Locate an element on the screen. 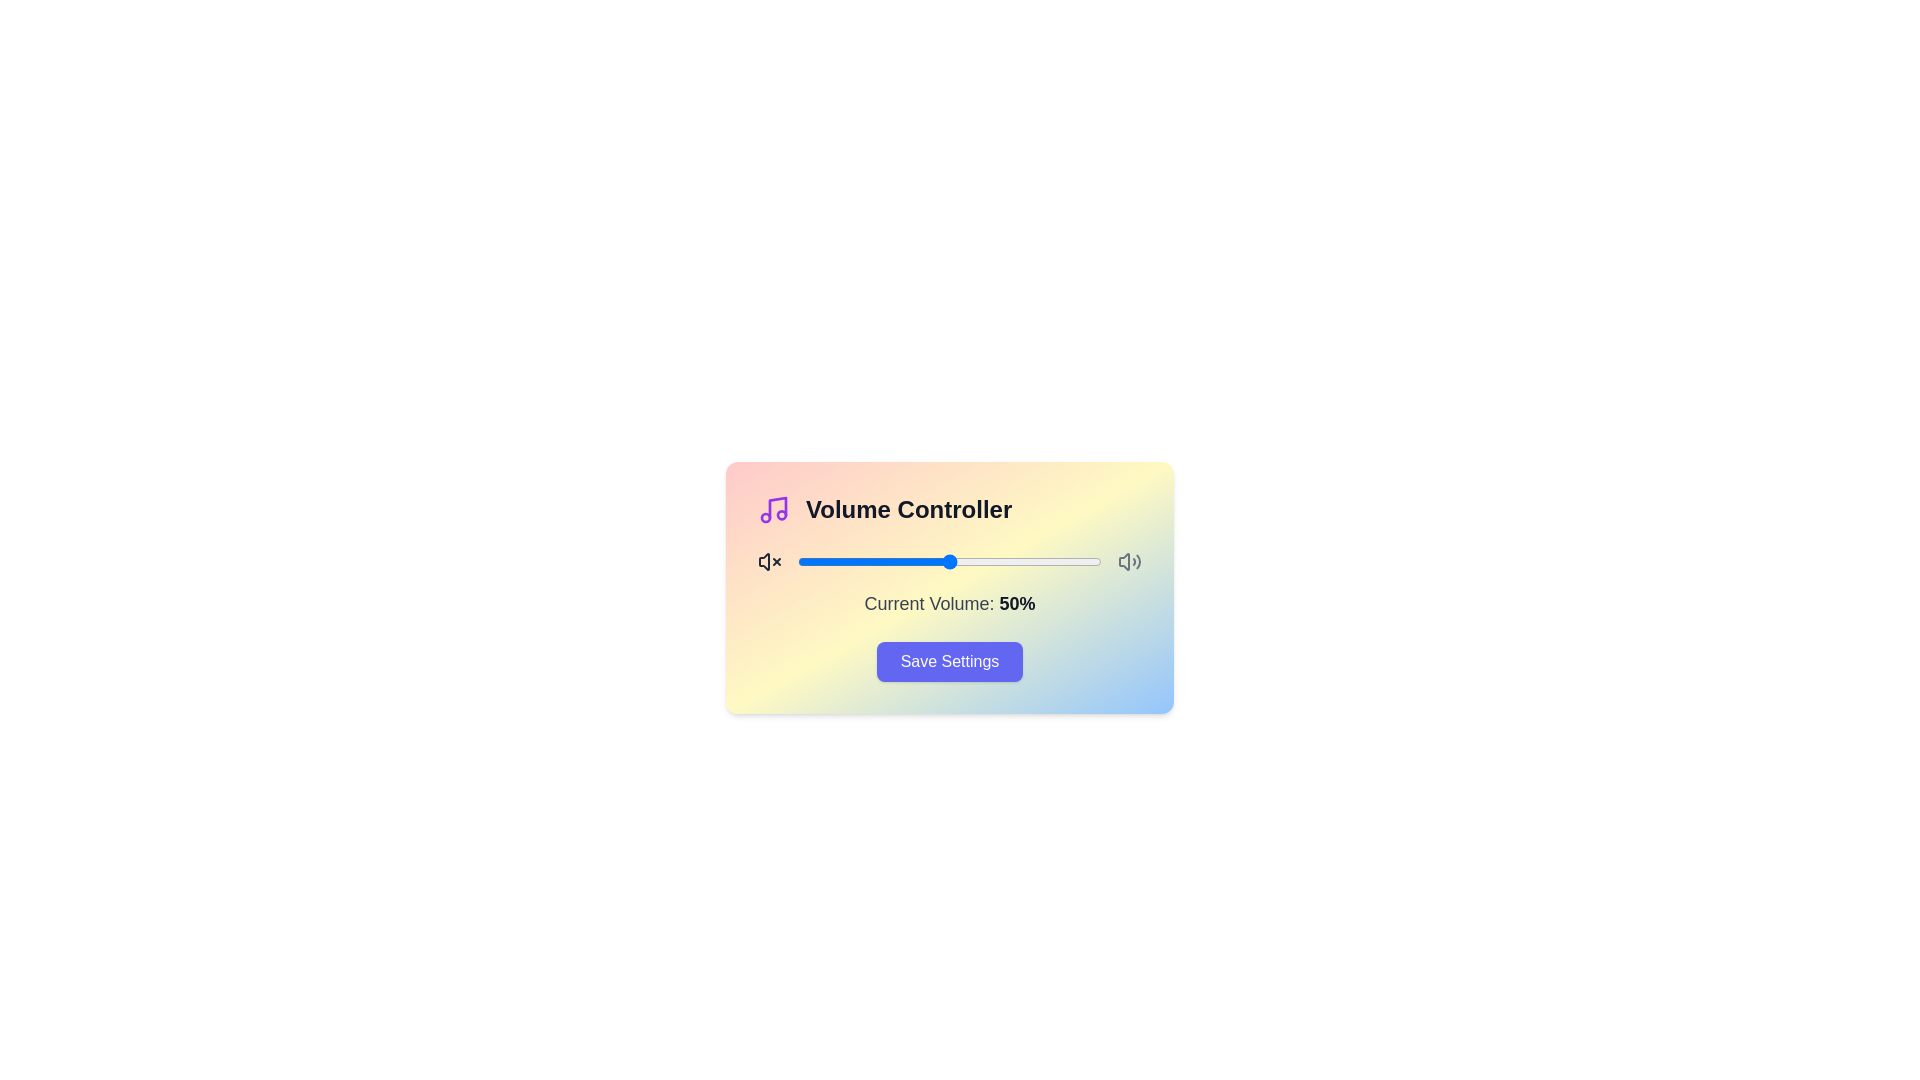 Image resolution: width=1920 pixels, height=1080 pixels. the volume slider to 88% is located at coordinates (1064, 562).